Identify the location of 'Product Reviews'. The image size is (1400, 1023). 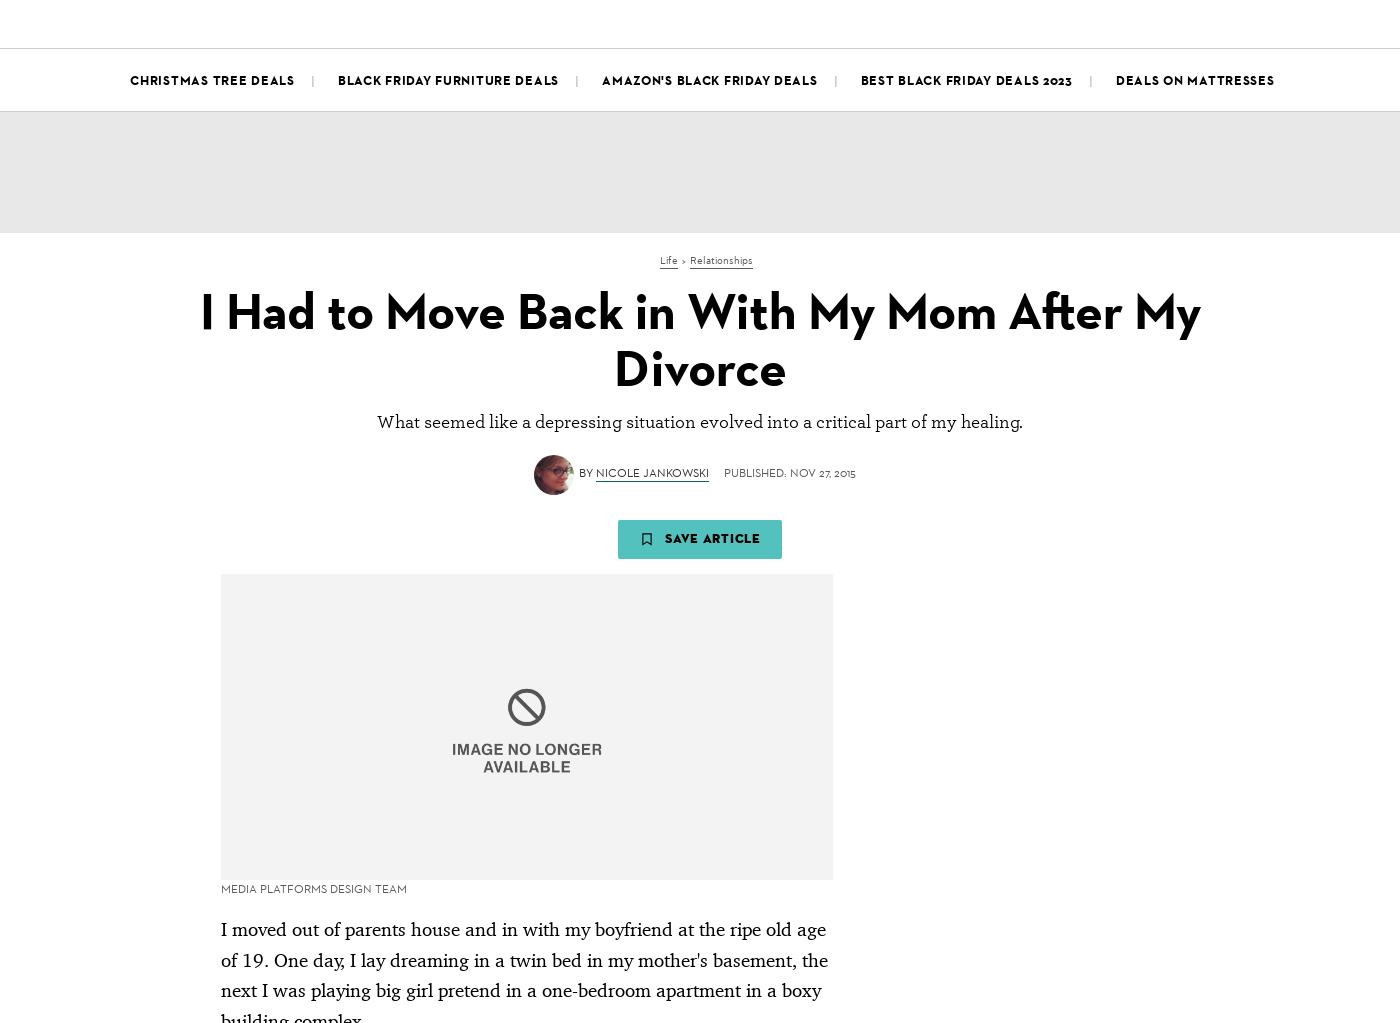
(401, 21).